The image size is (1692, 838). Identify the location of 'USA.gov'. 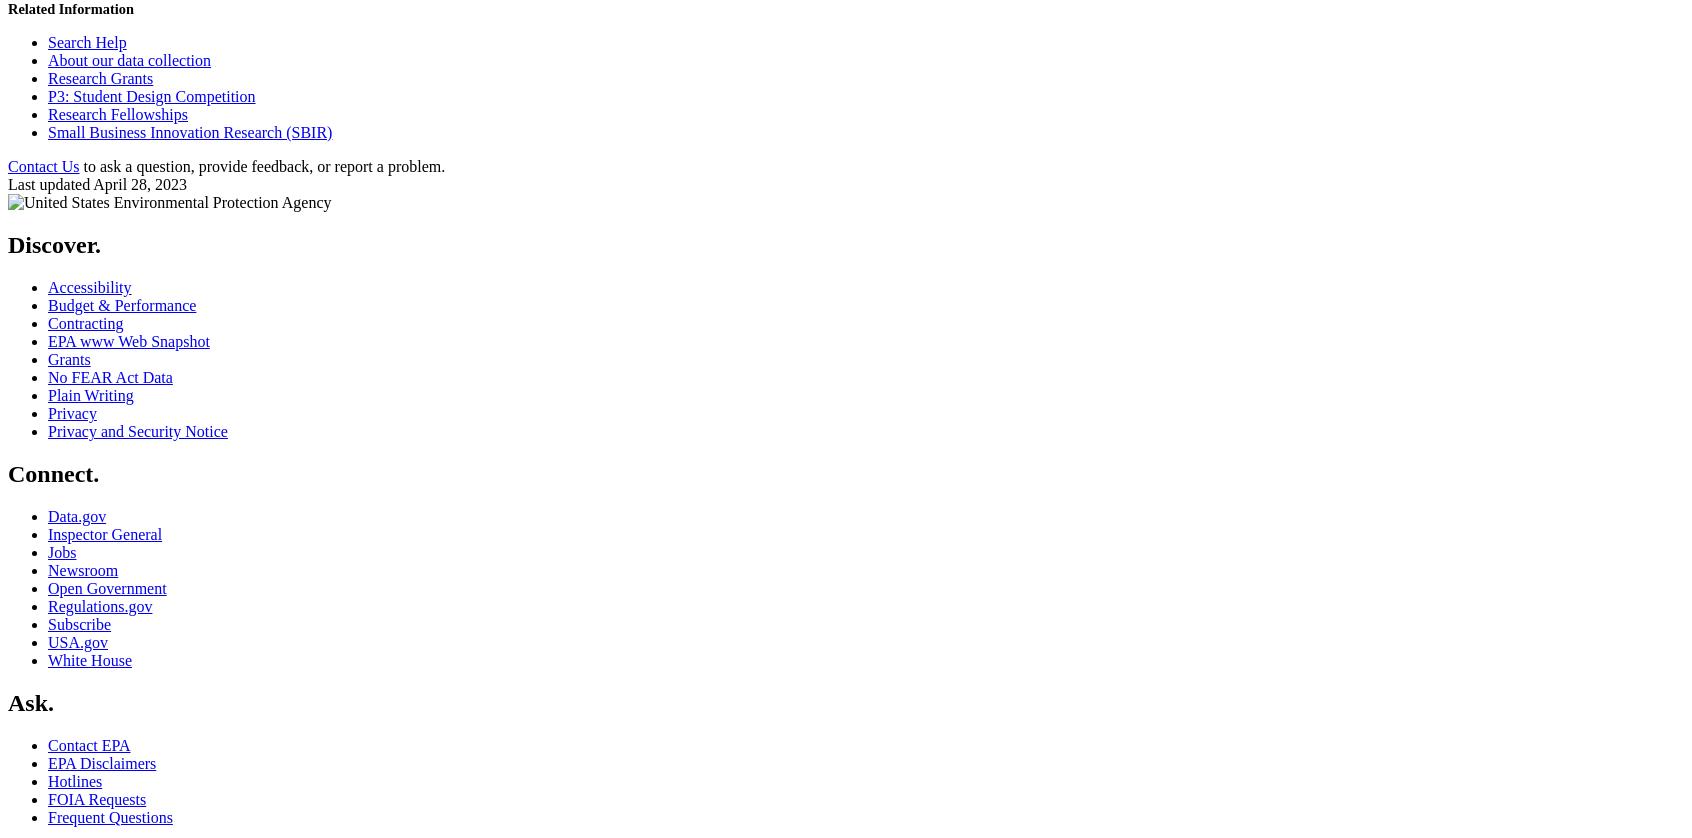
(78, 640).